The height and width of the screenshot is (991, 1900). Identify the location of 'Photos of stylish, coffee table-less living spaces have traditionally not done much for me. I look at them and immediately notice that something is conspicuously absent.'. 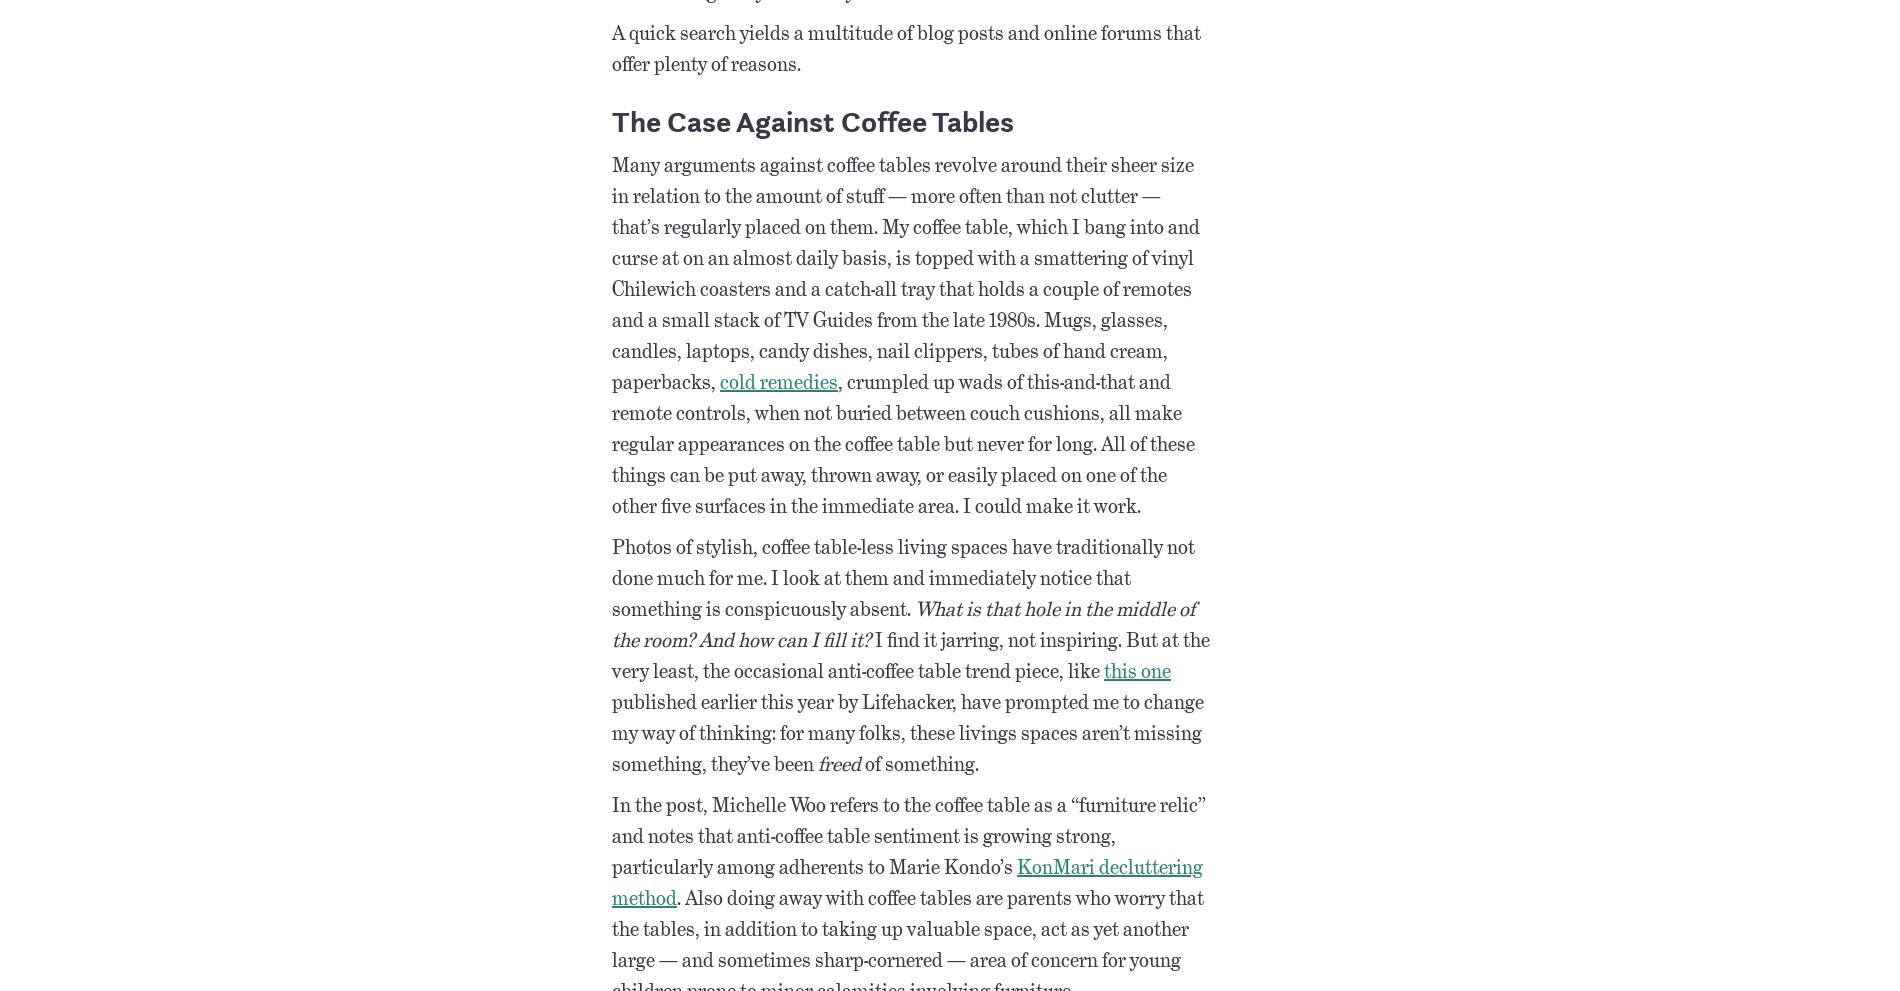
(611, 576).